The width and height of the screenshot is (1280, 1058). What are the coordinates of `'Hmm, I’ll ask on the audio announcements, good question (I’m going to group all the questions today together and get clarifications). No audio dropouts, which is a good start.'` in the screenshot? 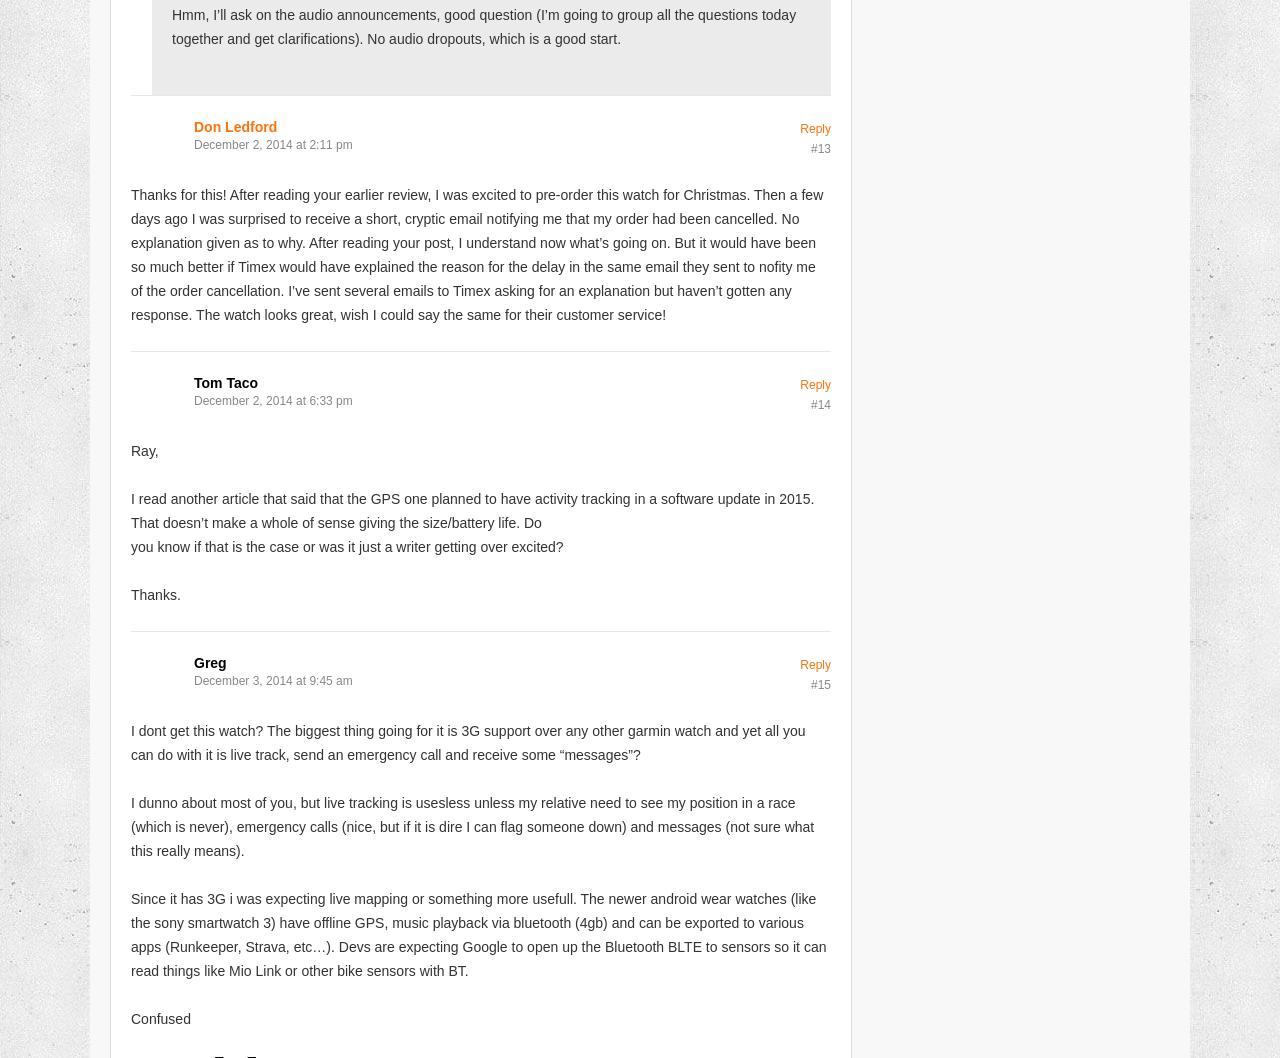 It's located at (483, 26).